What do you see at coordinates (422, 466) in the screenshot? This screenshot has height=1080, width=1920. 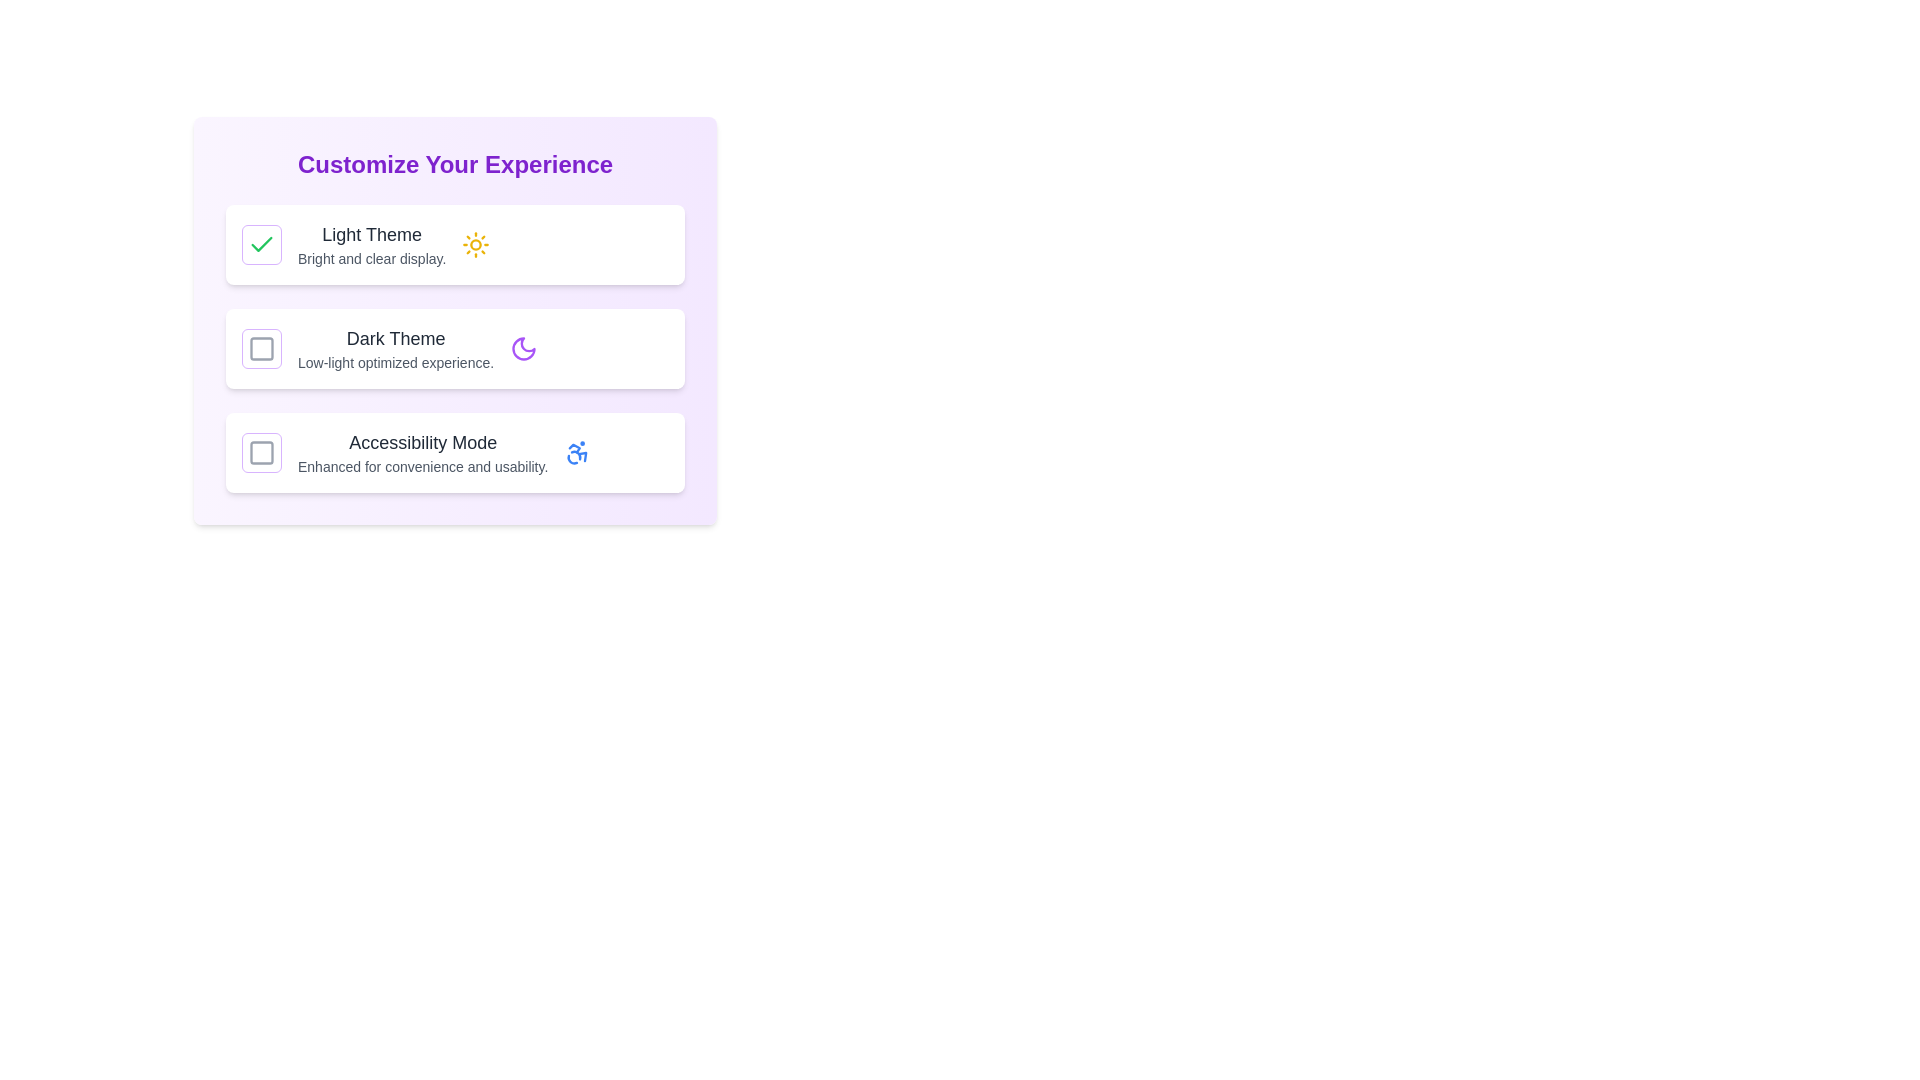 I see `the text label providing a description for the 'Accessibility Mode' option, which is located directly below the 'Accessibility Mode' header within the third card component` at bounding box center [422, 466].